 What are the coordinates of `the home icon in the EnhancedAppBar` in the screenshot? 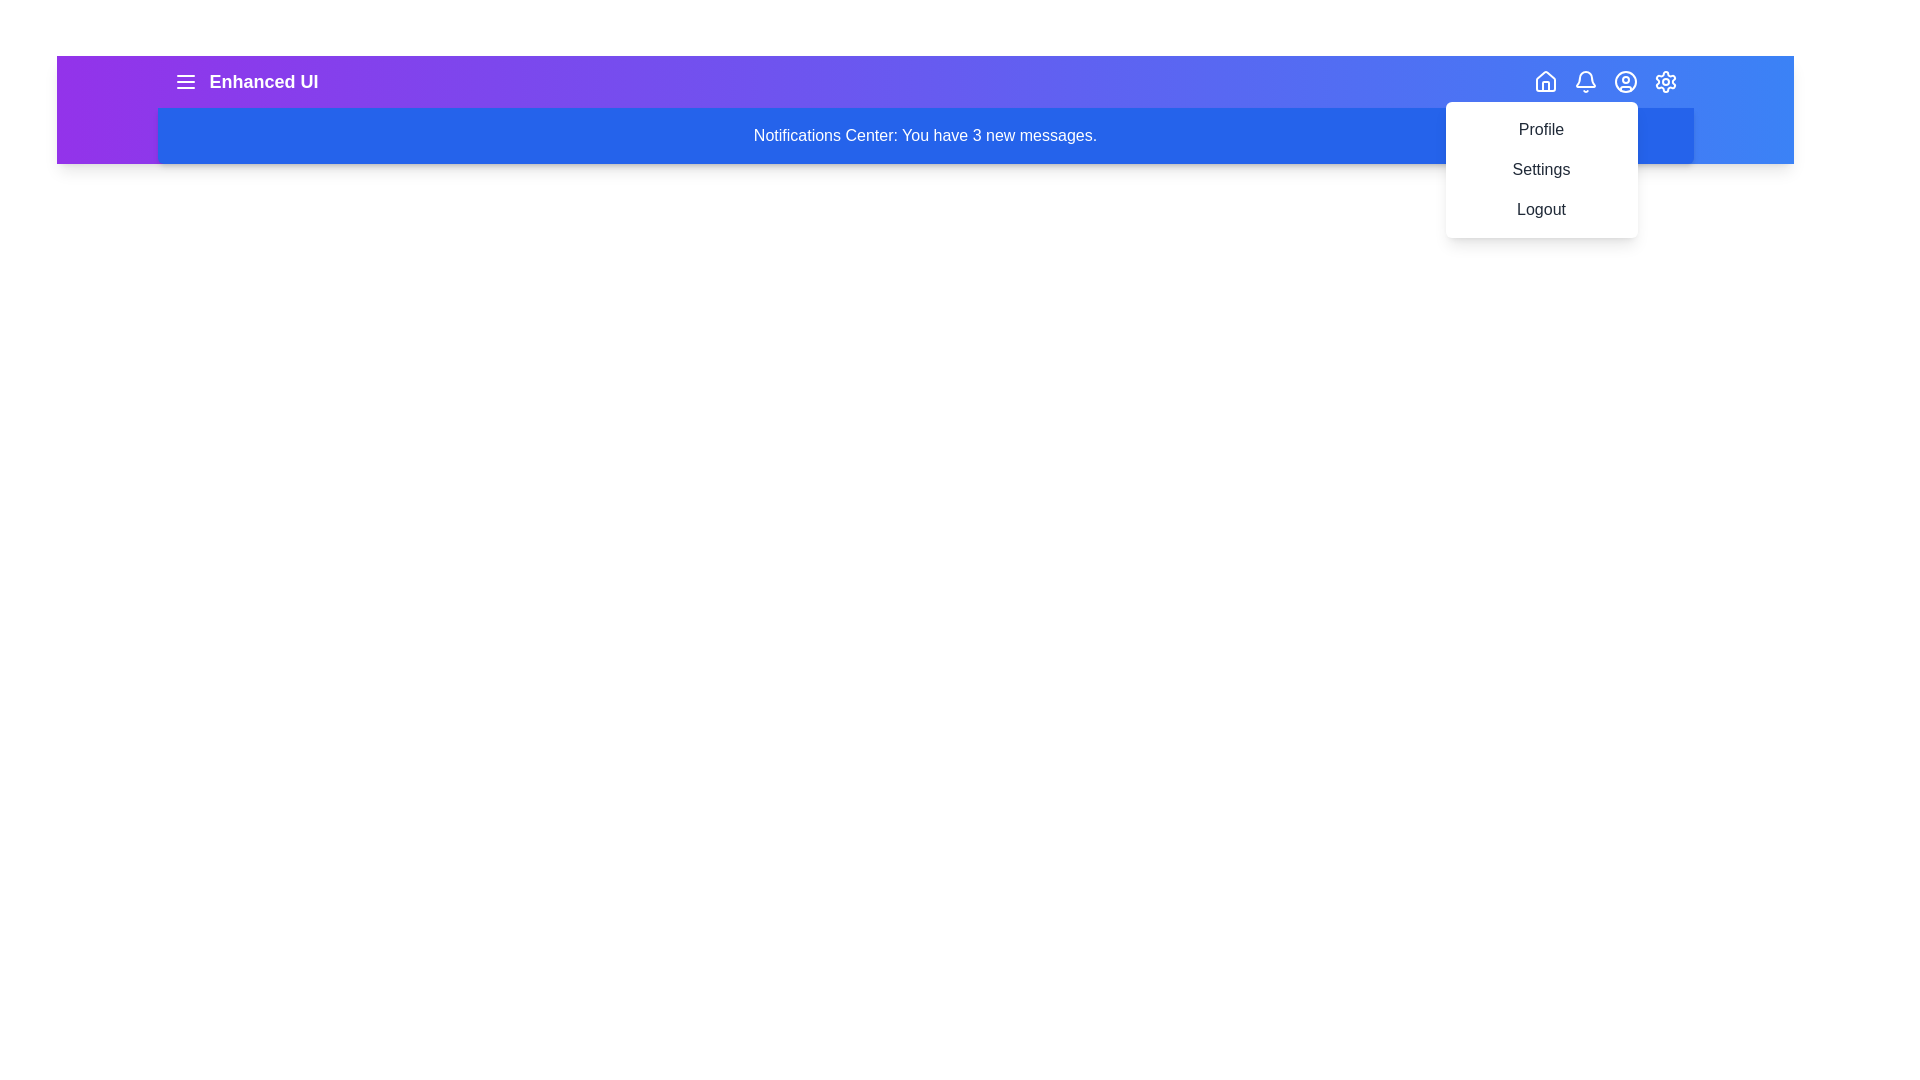 It's located at (1544, 80).